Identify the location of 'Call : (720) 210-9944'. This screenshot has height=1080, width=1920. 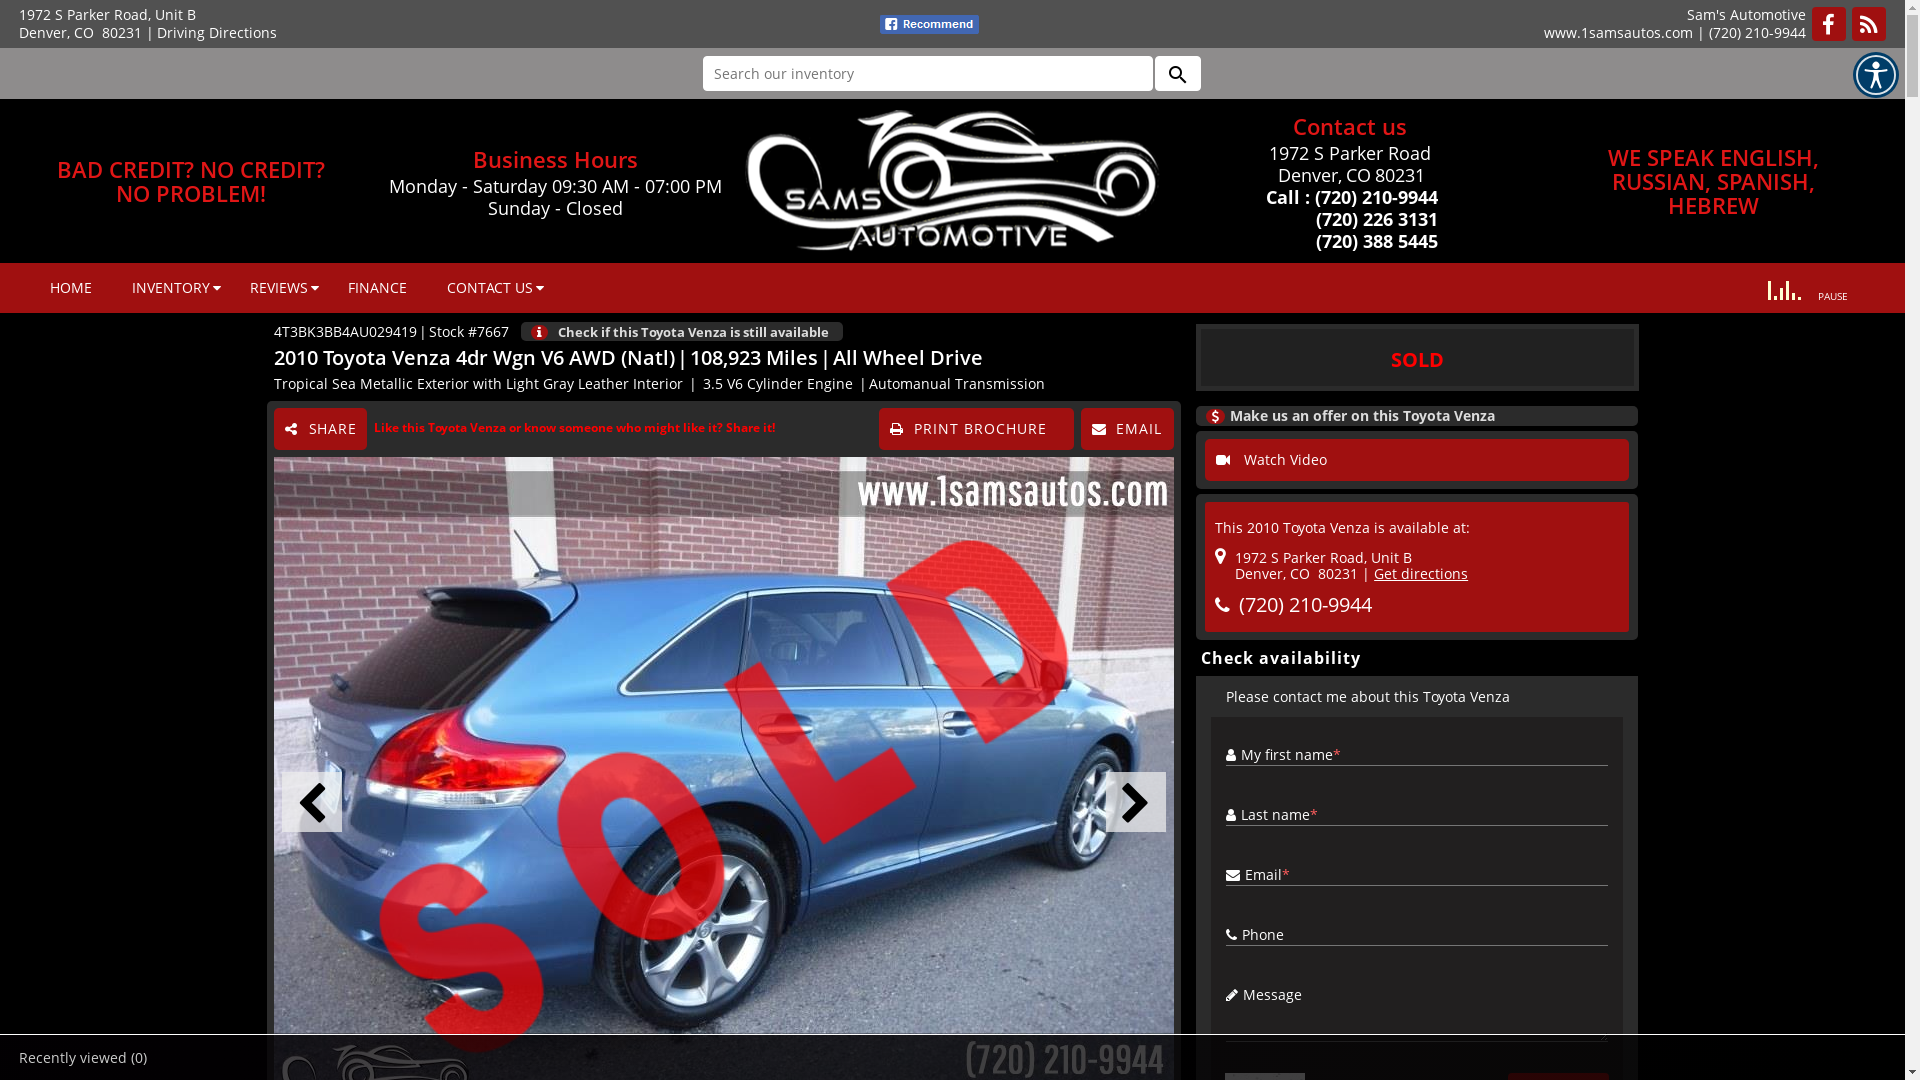
(1349, 196).